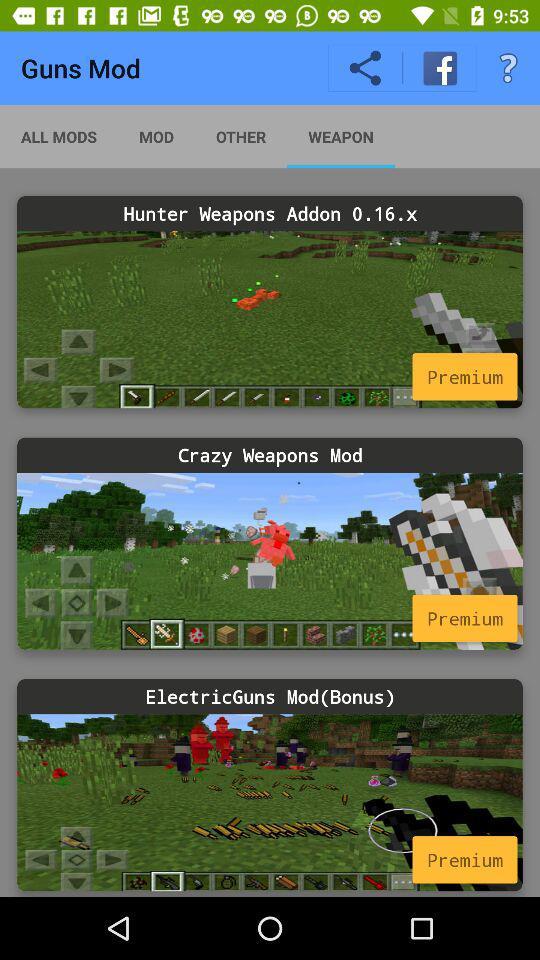 The image size is (540, 960). Describe the element at coordinates (241, 135) in the screenshot. I see `the item next to mod icon` at that location.